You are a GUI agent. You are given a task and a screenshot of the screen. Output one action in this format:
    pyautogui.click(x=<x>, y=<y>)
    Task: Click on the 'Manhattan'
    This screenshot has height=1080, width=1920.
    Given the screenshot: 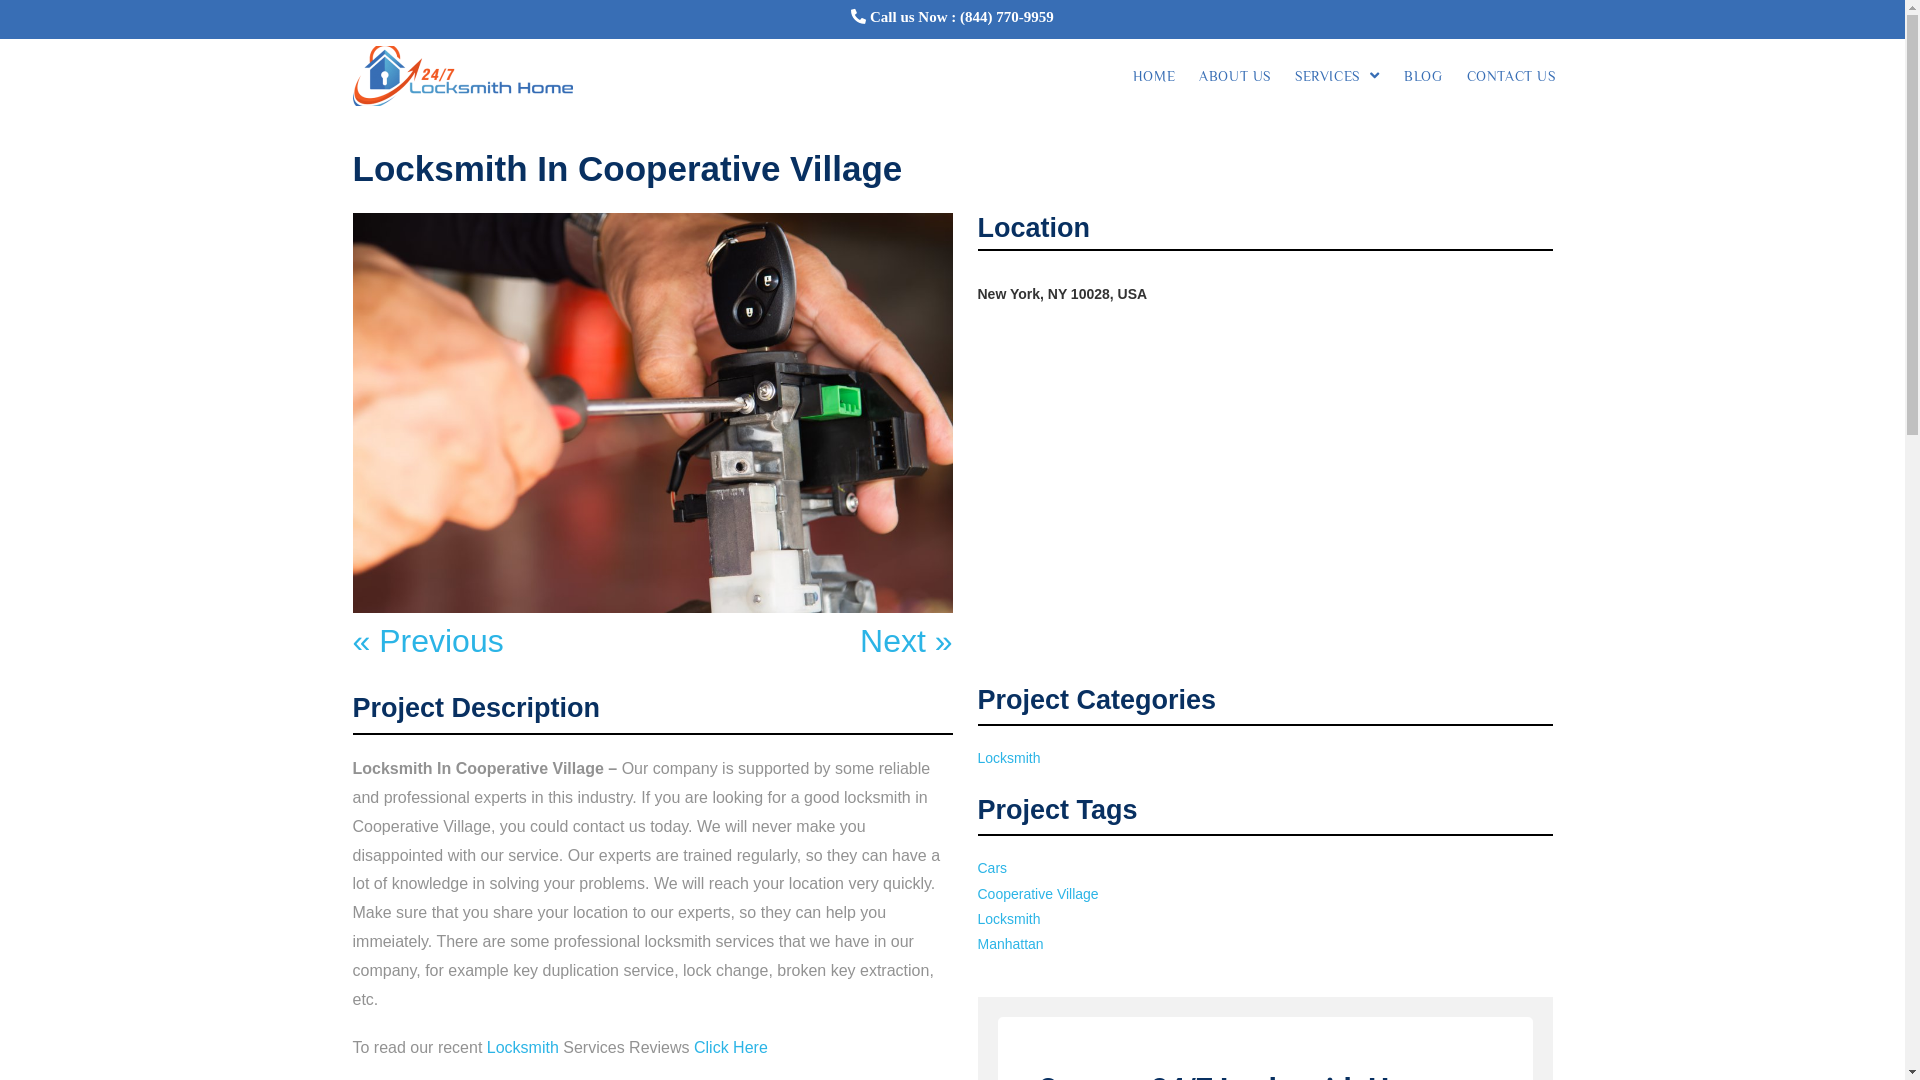 What is the action you would take?
    pyautogui.click(x=1011, y=944)
    